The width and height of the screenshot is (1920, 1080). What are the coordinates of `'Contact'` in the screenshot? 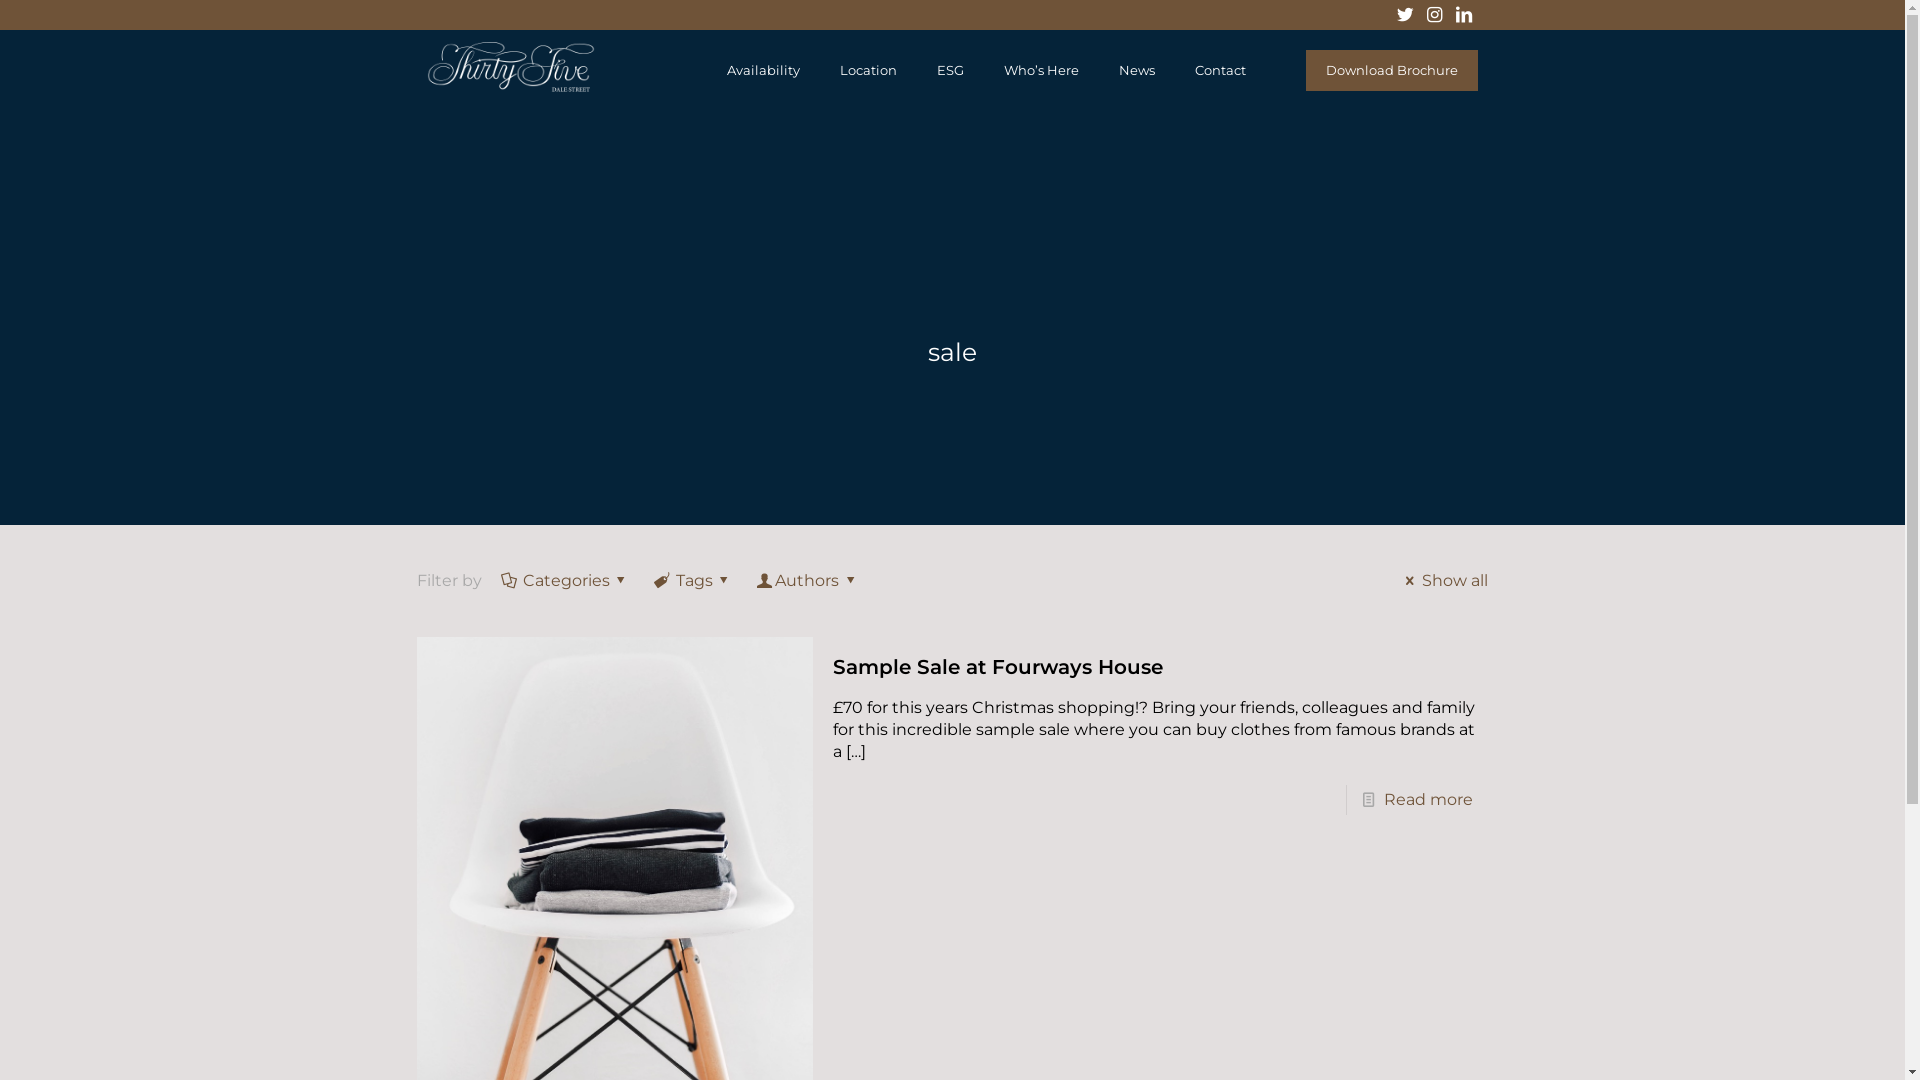 It's located at (1219, 68).